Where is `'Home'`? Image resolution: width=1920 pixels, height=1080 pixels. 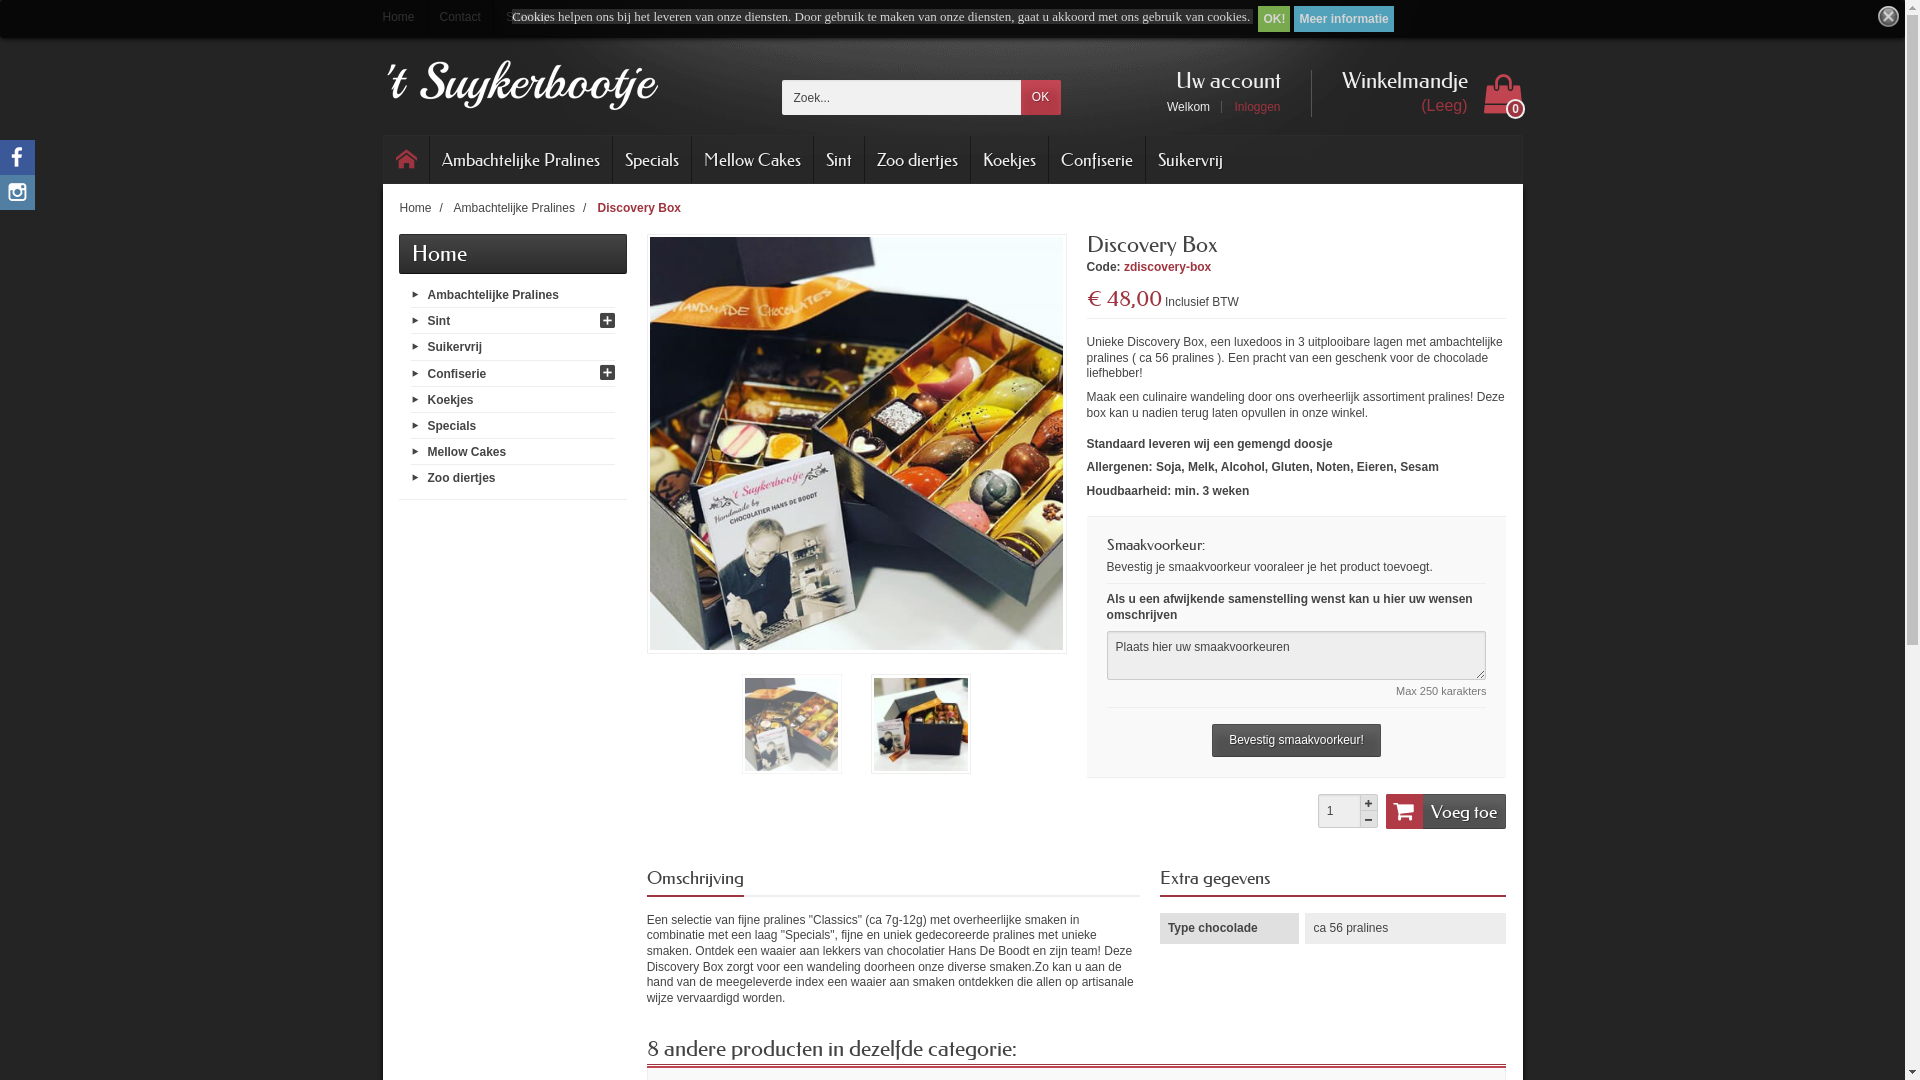
'Home' is located at coordinates (402, 17).